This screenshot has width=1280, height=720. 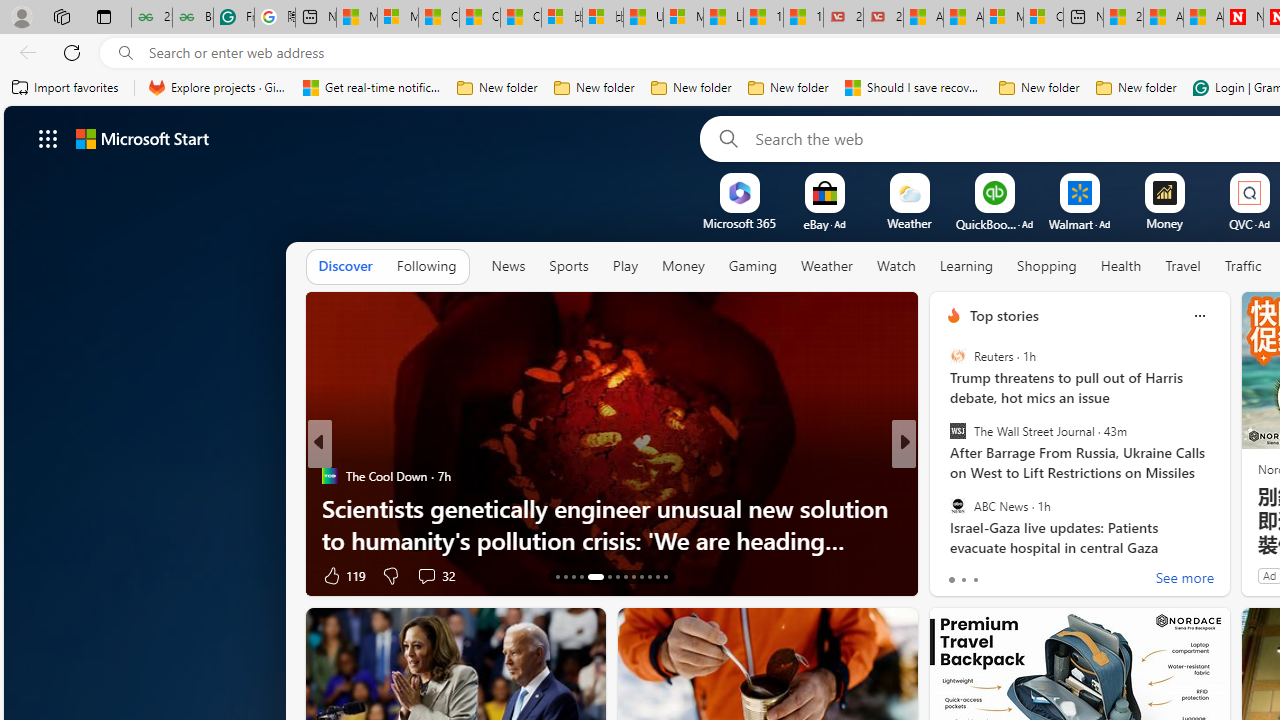 What do you see at coordinates (955, 575) in the screenshot?
I see `'84 Like'` at bounding box center [955, 575].